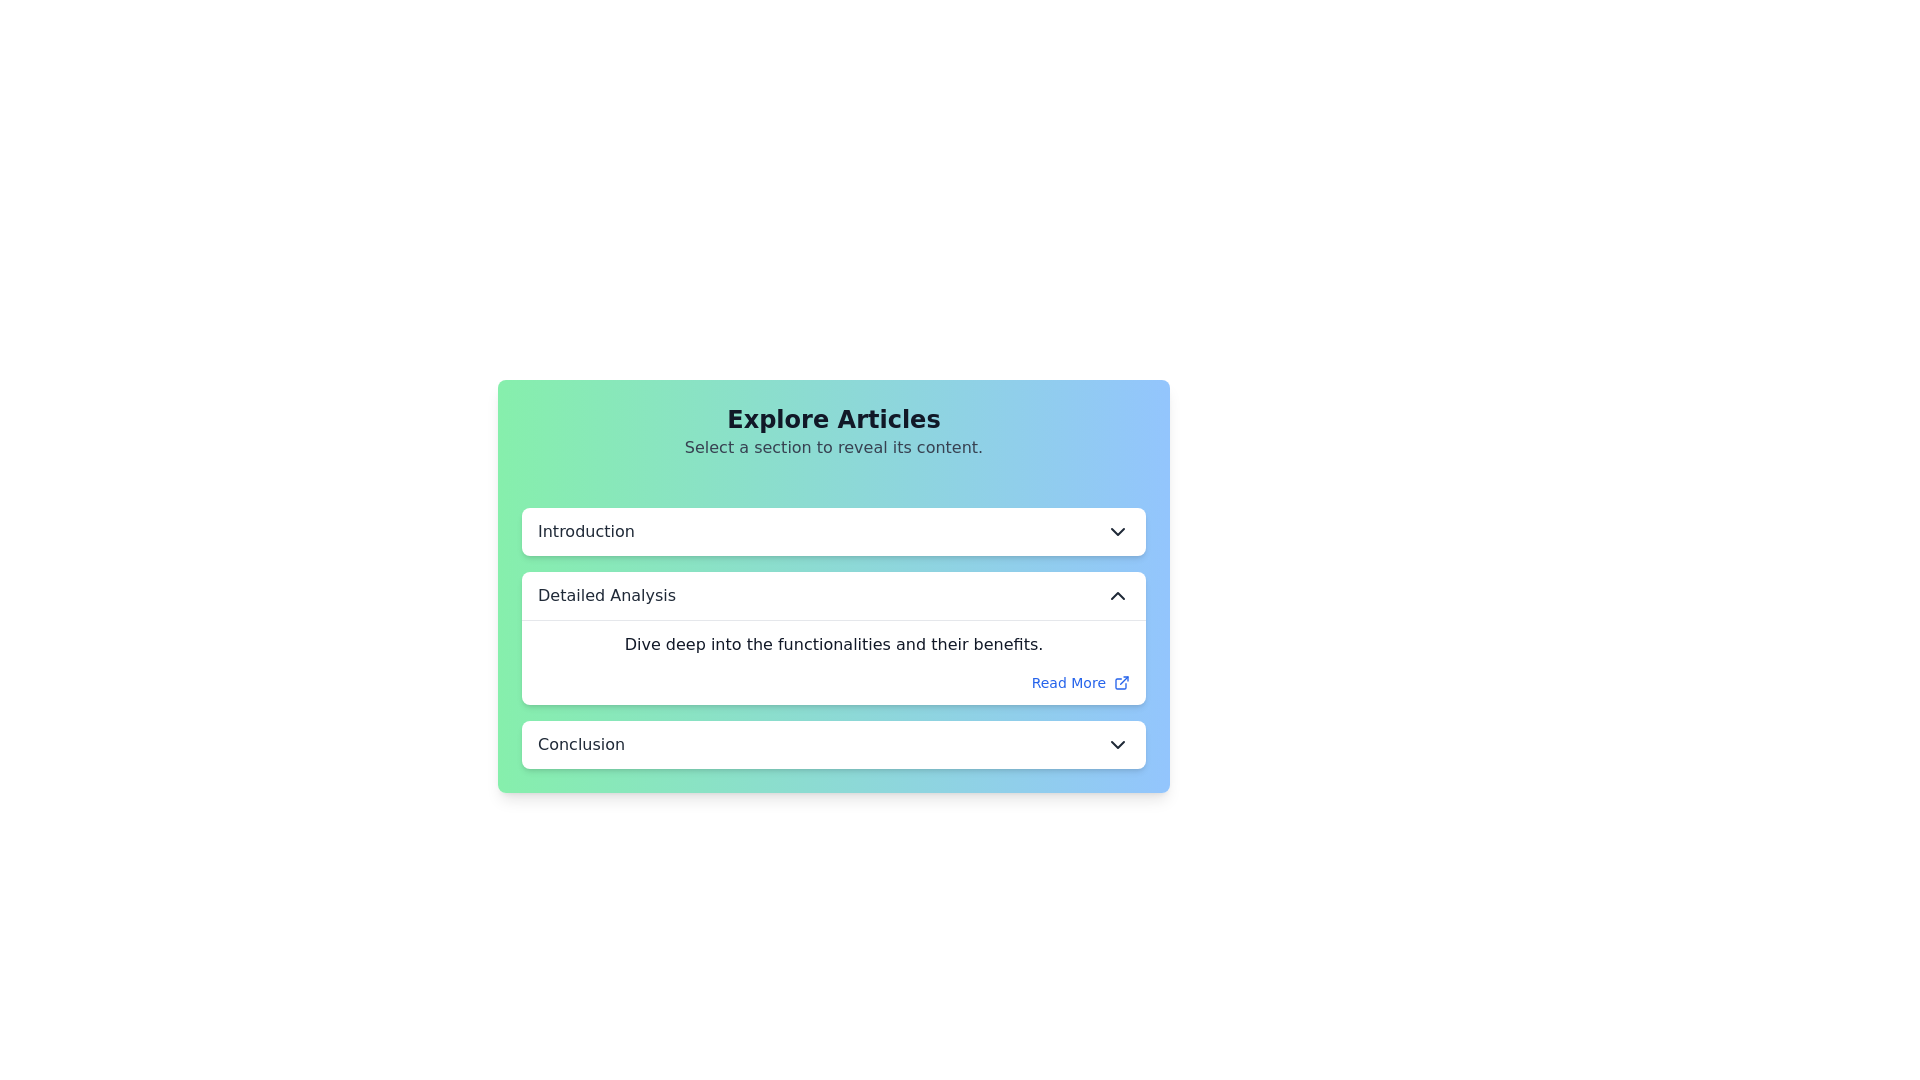 The image size is (1920, 1080). What do you see at coordinates (1079, 681) in the screenshot?
I see `the 'Read More' link with an external icon located at the bottom-right of the 'Detailed Analysis' section` at bounding box center [1079, 681].